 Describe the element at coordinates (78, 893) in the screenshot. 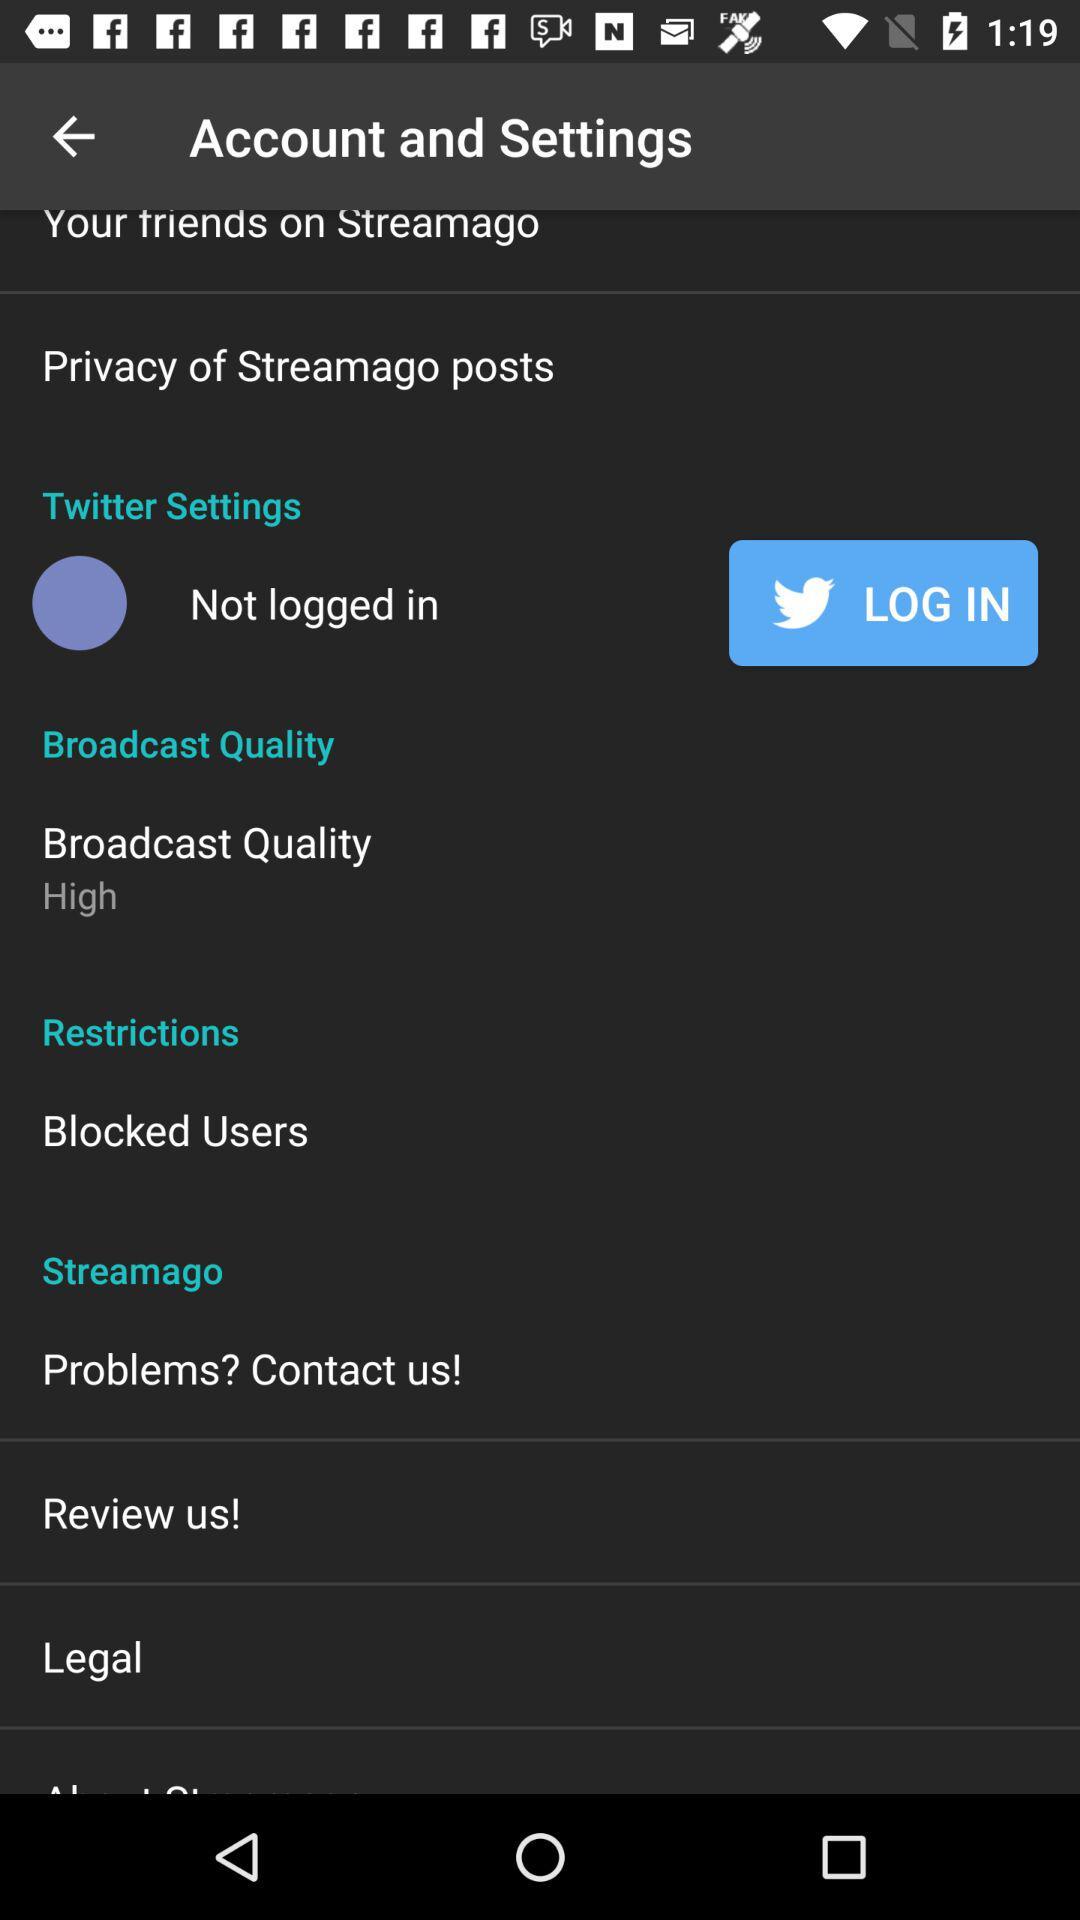

I see `high` at that location.